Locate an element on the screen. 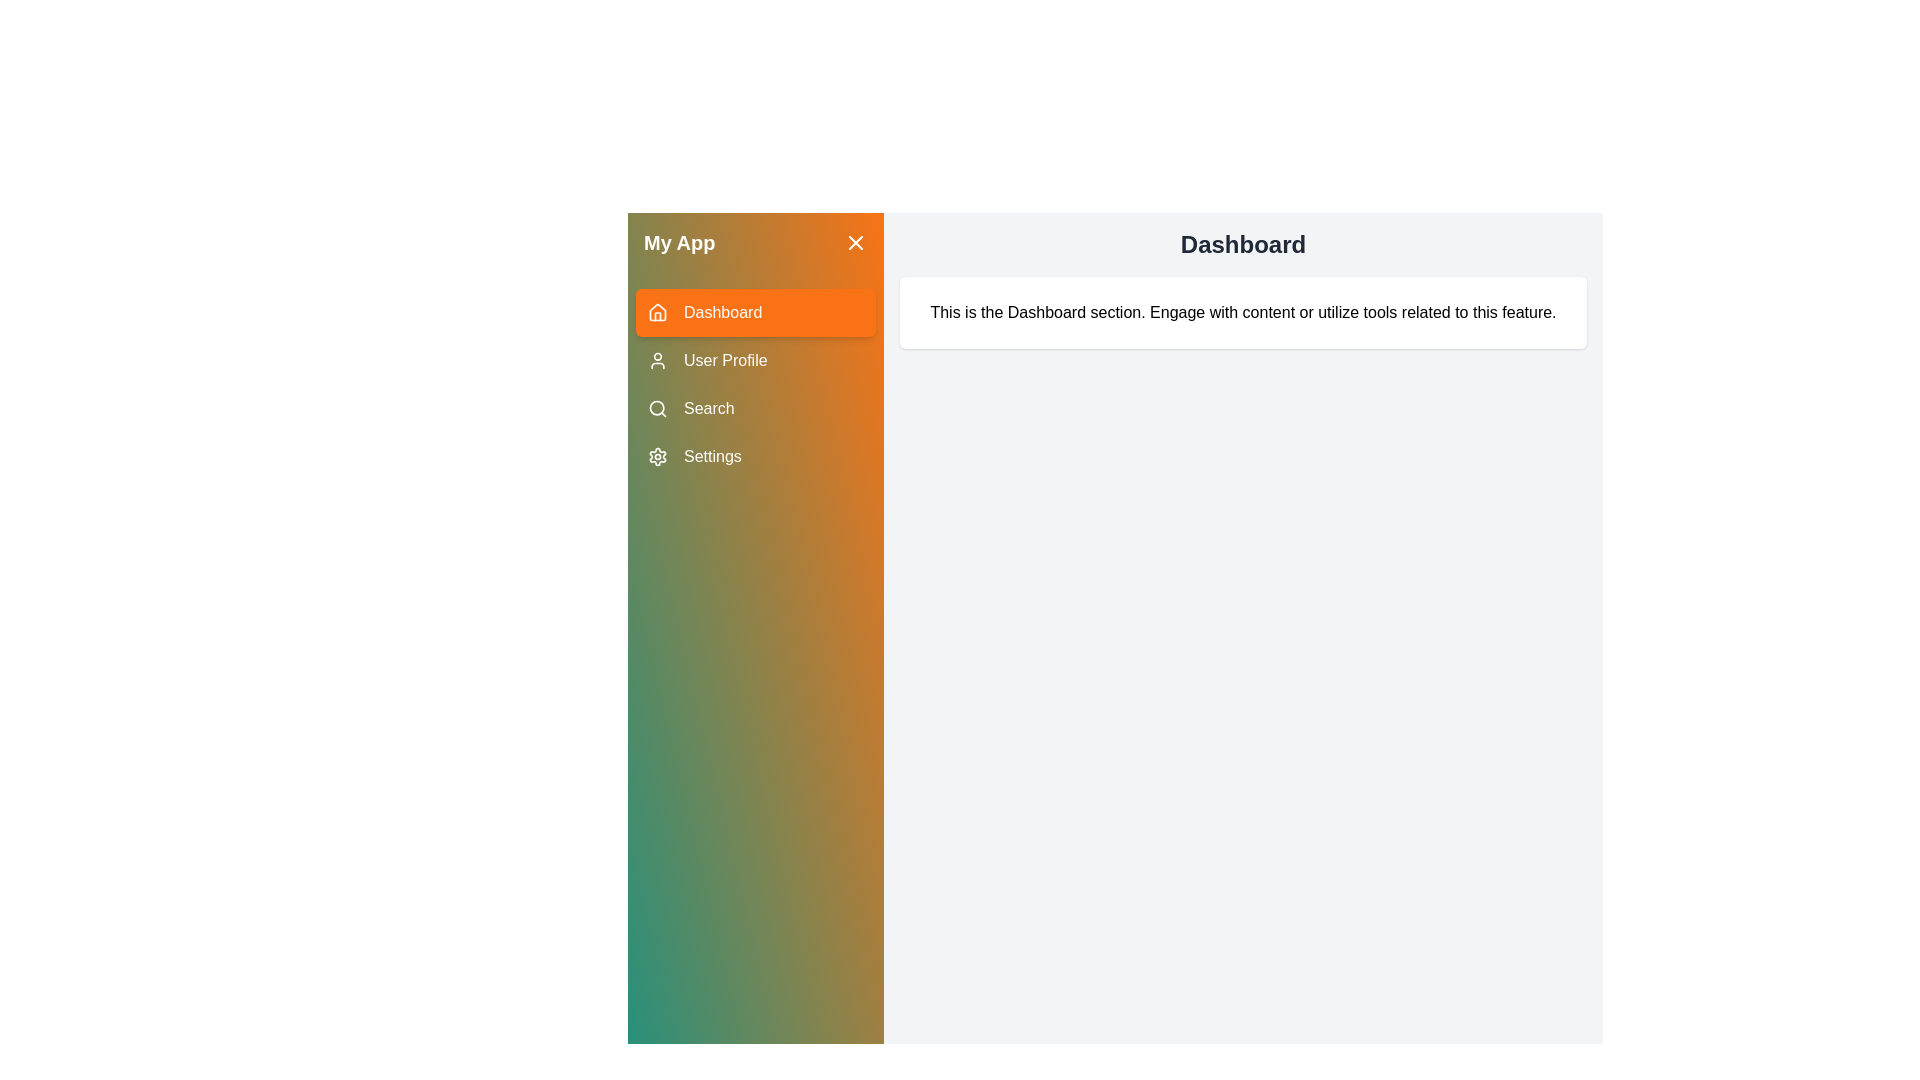 This screenshot has height=1080, width=1920. the menu item labeled Settings to observe its hover effect is located at coordinates (754, 456).